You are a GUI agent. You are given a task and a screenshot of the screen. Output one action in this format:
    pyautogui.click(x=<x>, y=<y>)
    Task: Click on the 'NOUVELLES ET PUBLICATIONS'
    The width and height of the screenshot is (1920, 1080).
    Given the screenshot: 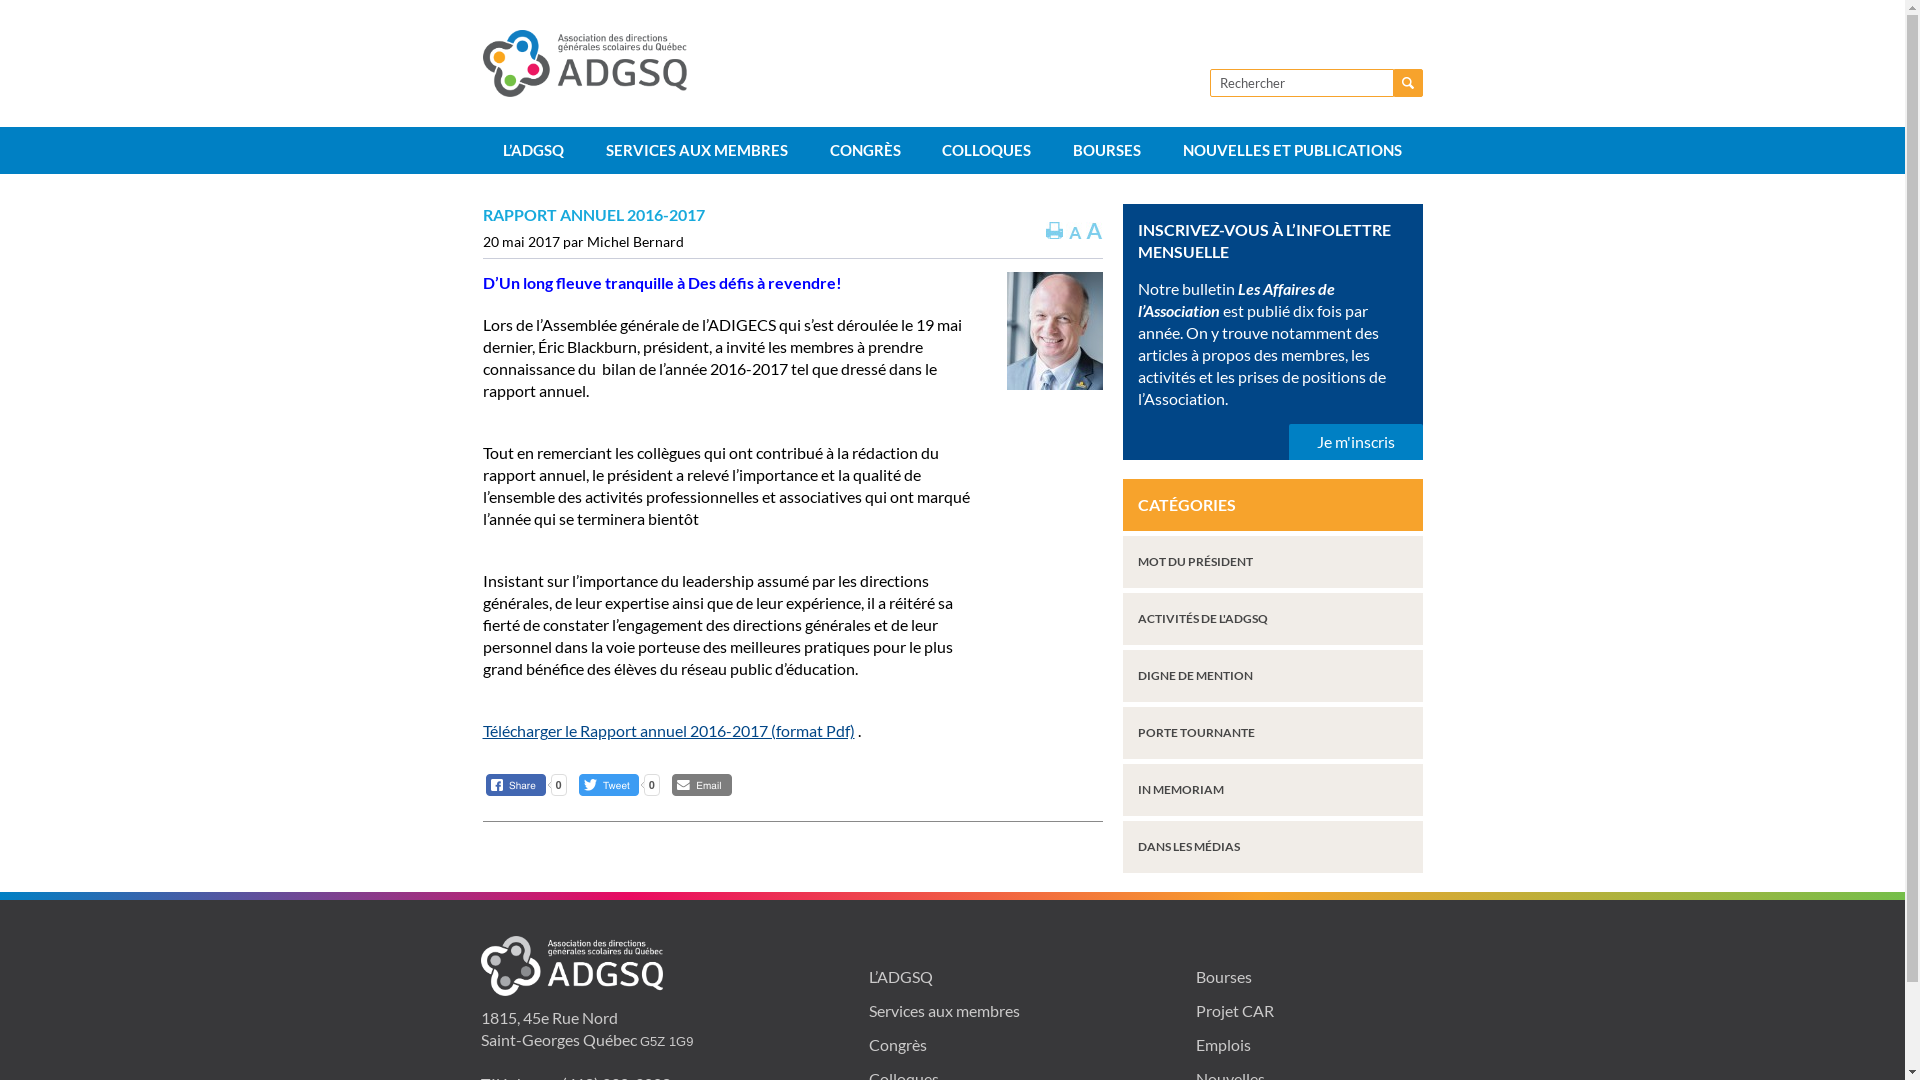 What is the action you would take?
    pyautogui.click(x=1161, y=149)
    